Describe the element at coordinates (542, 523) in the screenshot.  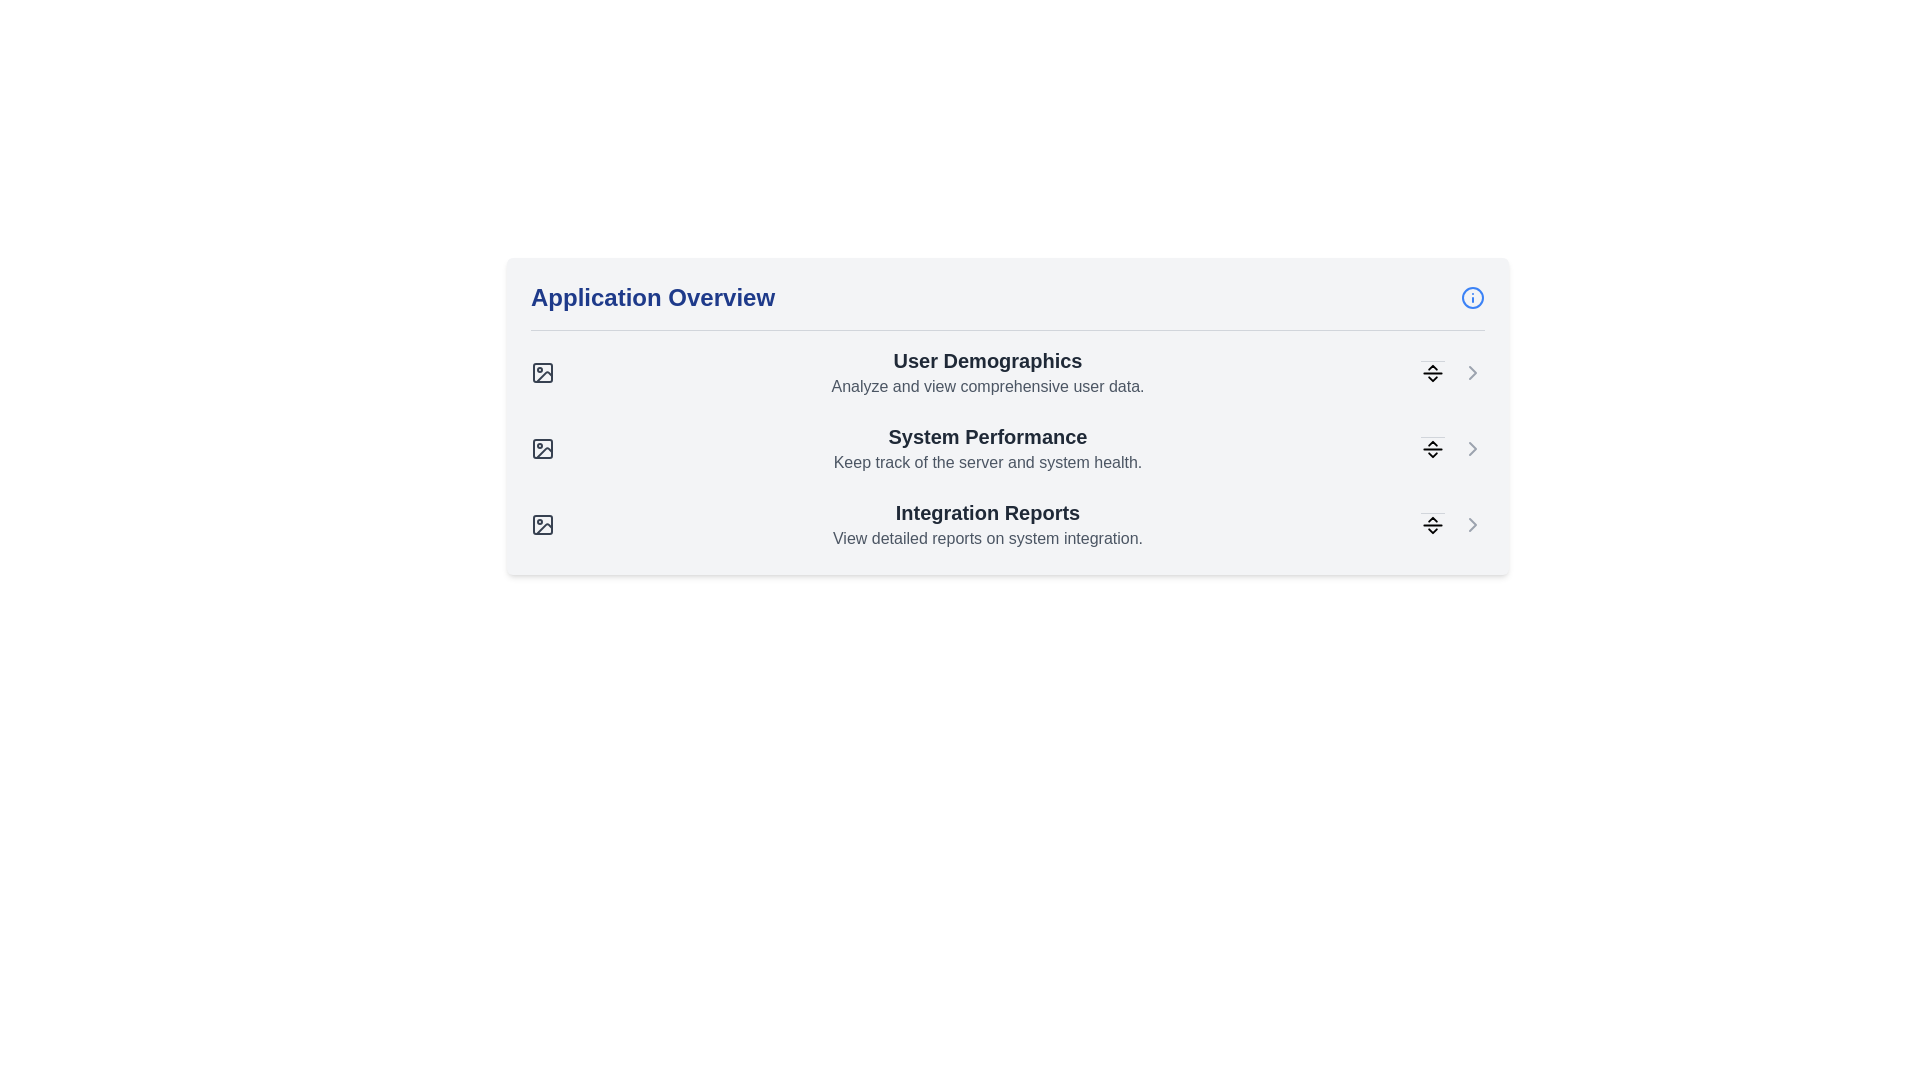
I see `the minimalist framed landscape image icon located in the 'Integration Reports' row` at that location.